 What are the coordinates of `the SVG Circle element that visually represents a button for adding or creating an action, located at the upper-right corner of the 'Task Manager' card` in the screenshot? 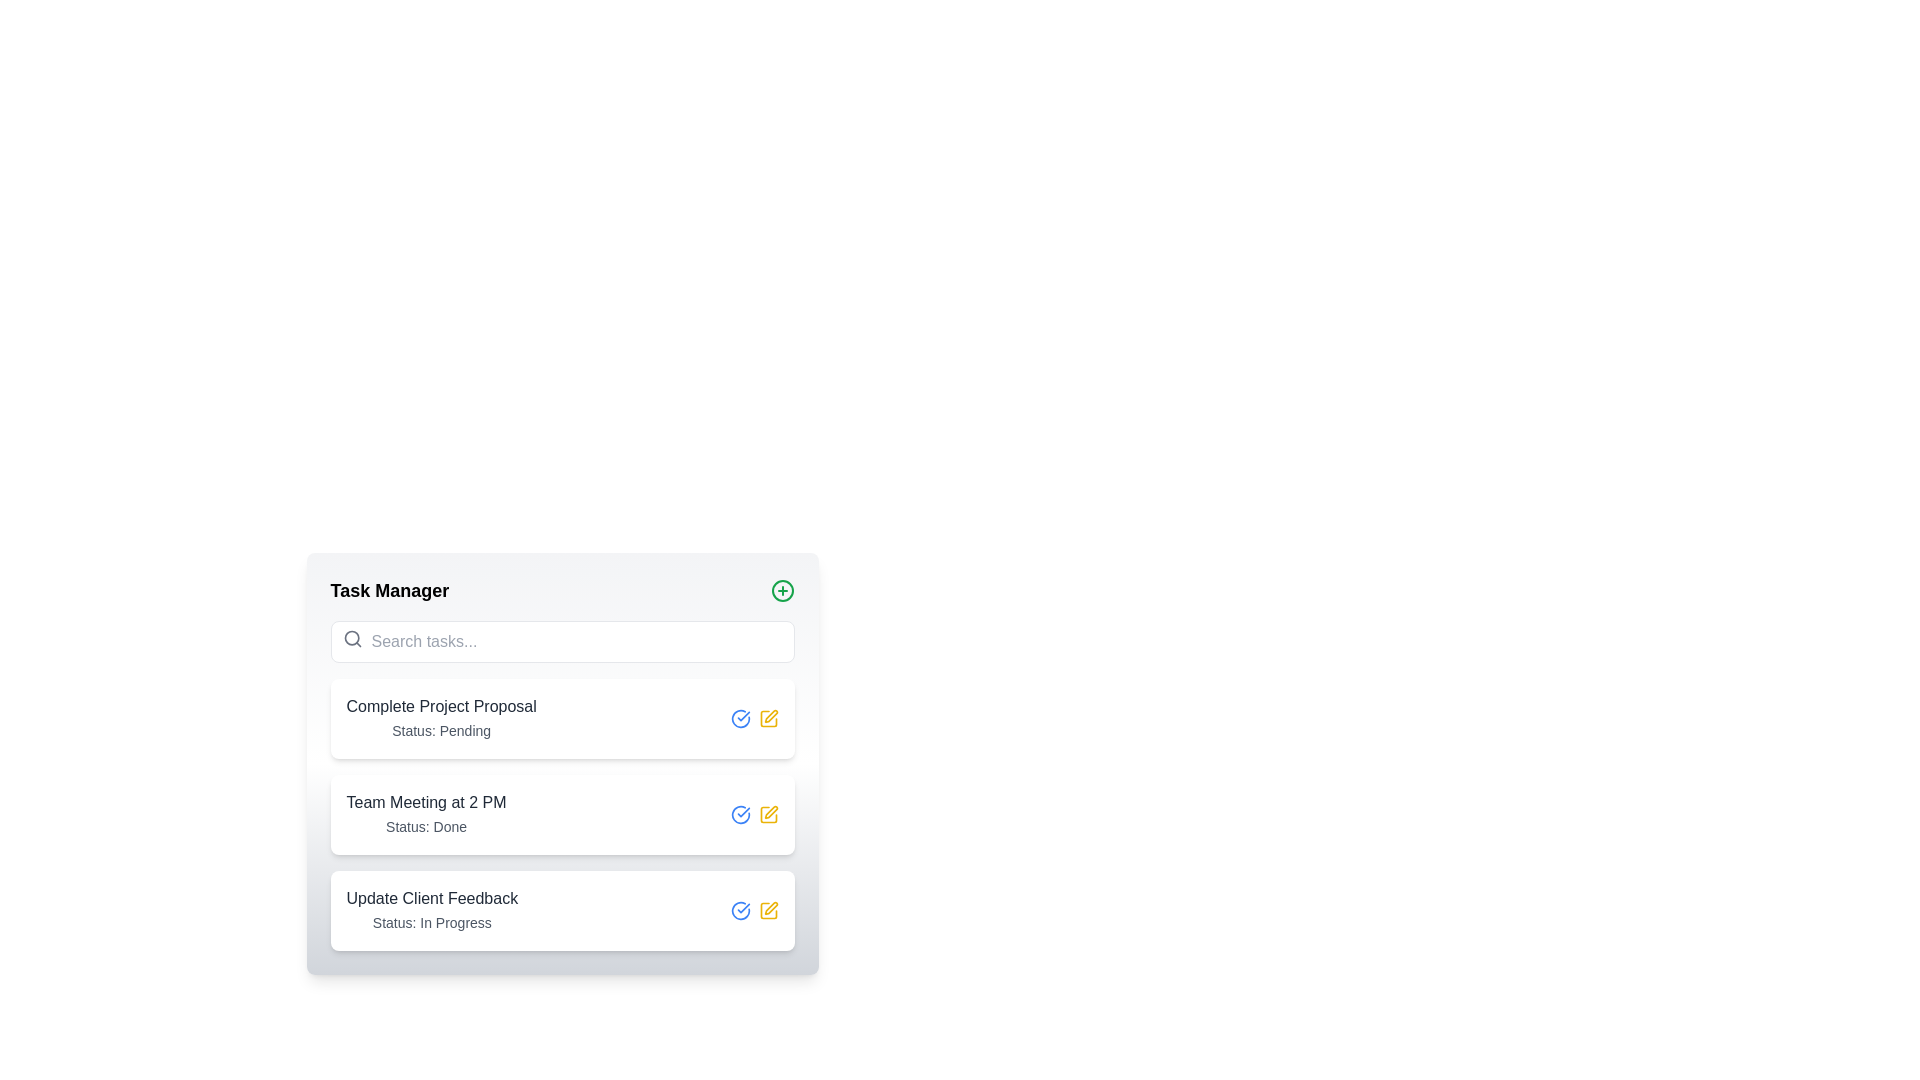 It's located at (781, 589).